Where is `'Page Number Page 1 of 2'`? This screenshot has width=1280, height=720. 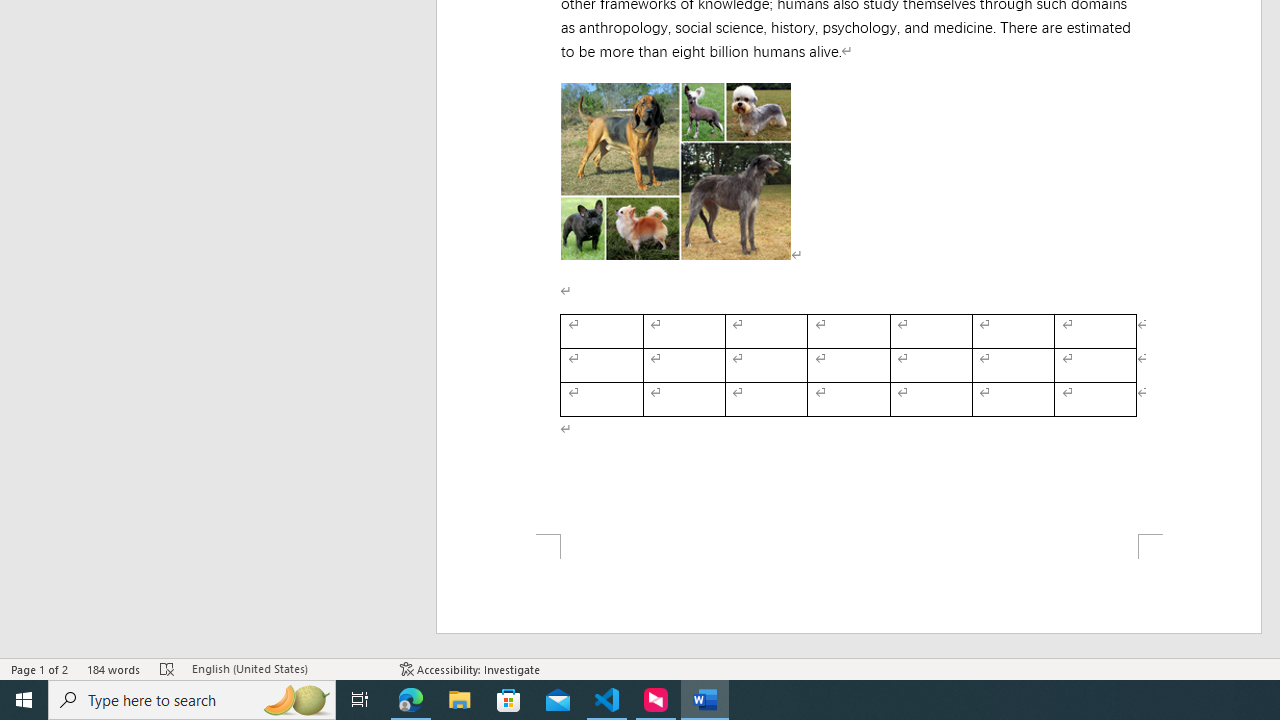
'Page Number Page 1 of 2' is located at coordinates (40, 669).